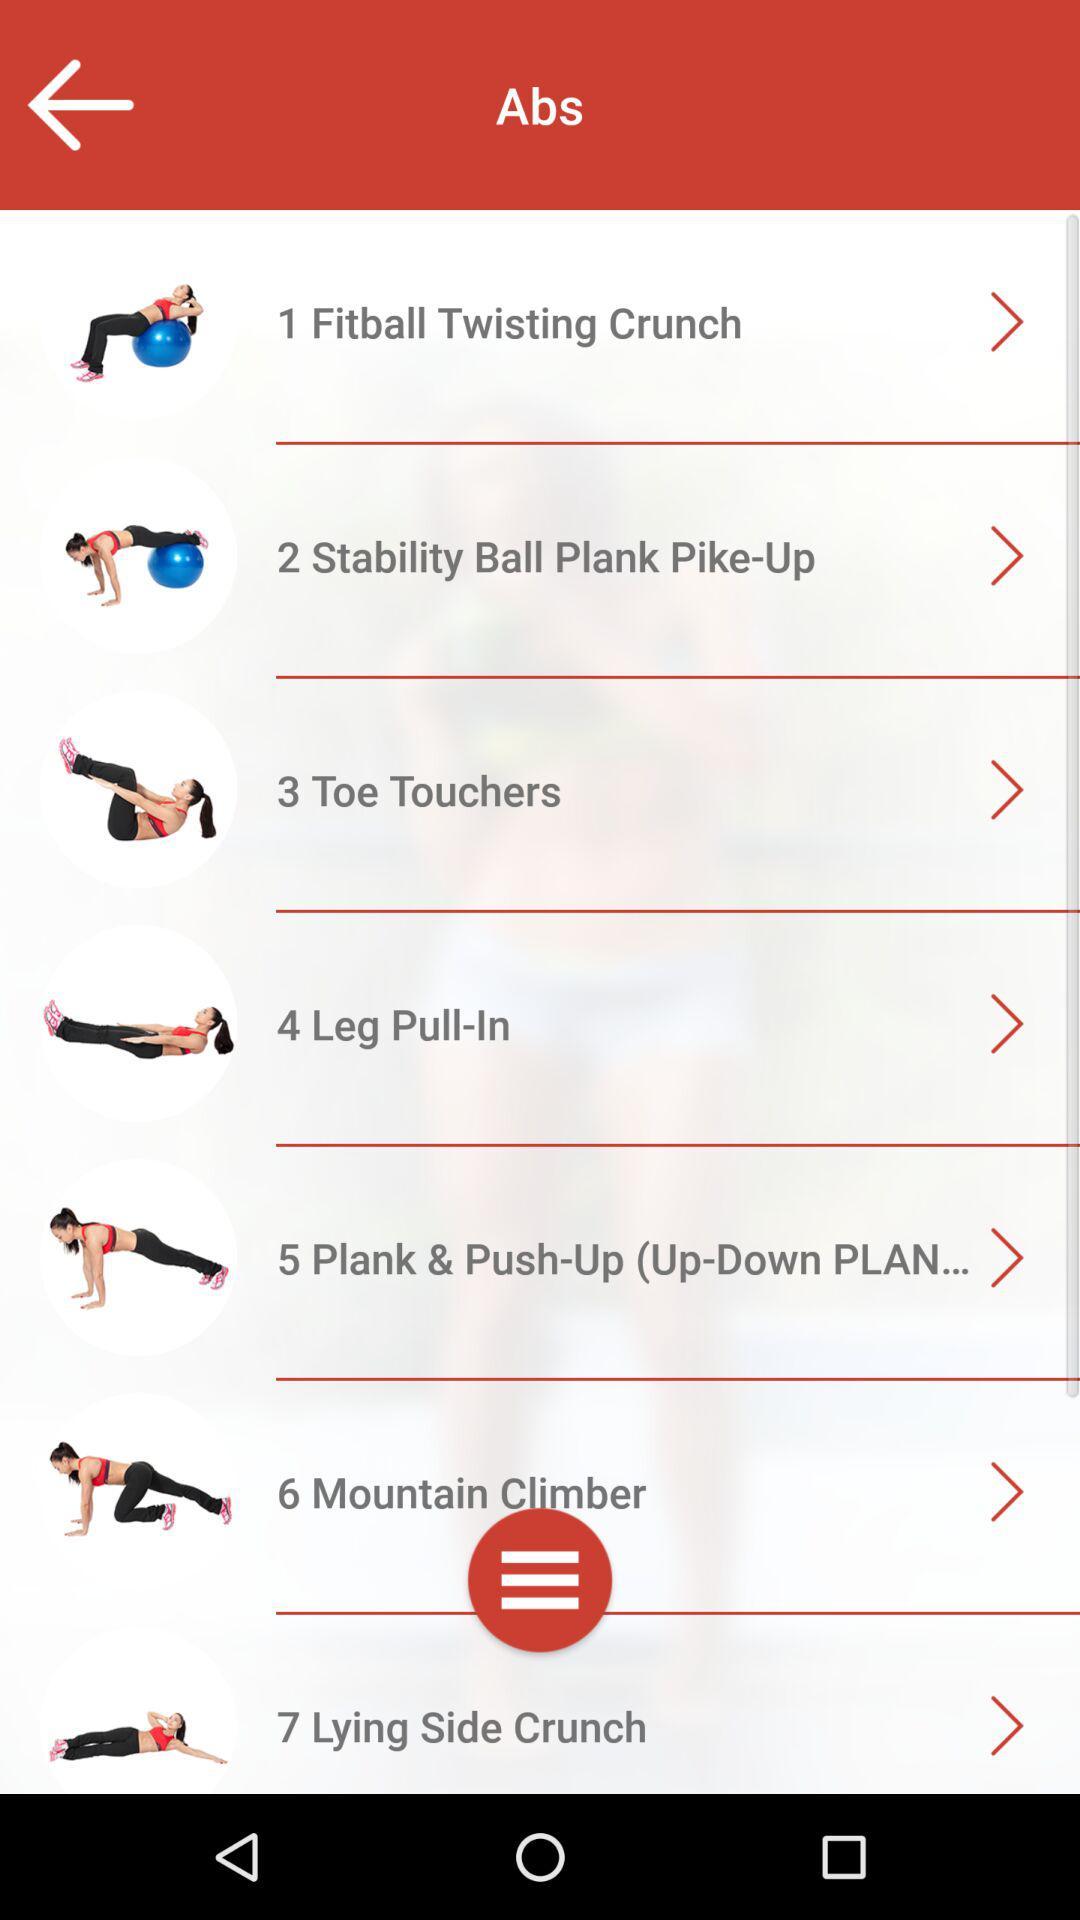 The height and width of the screenshot is (1920, 1080). What do you see at coordinates (540, 1727) in the screenshot?
I see `open 7 lying side crunch` at bounding box center [540, 1727].